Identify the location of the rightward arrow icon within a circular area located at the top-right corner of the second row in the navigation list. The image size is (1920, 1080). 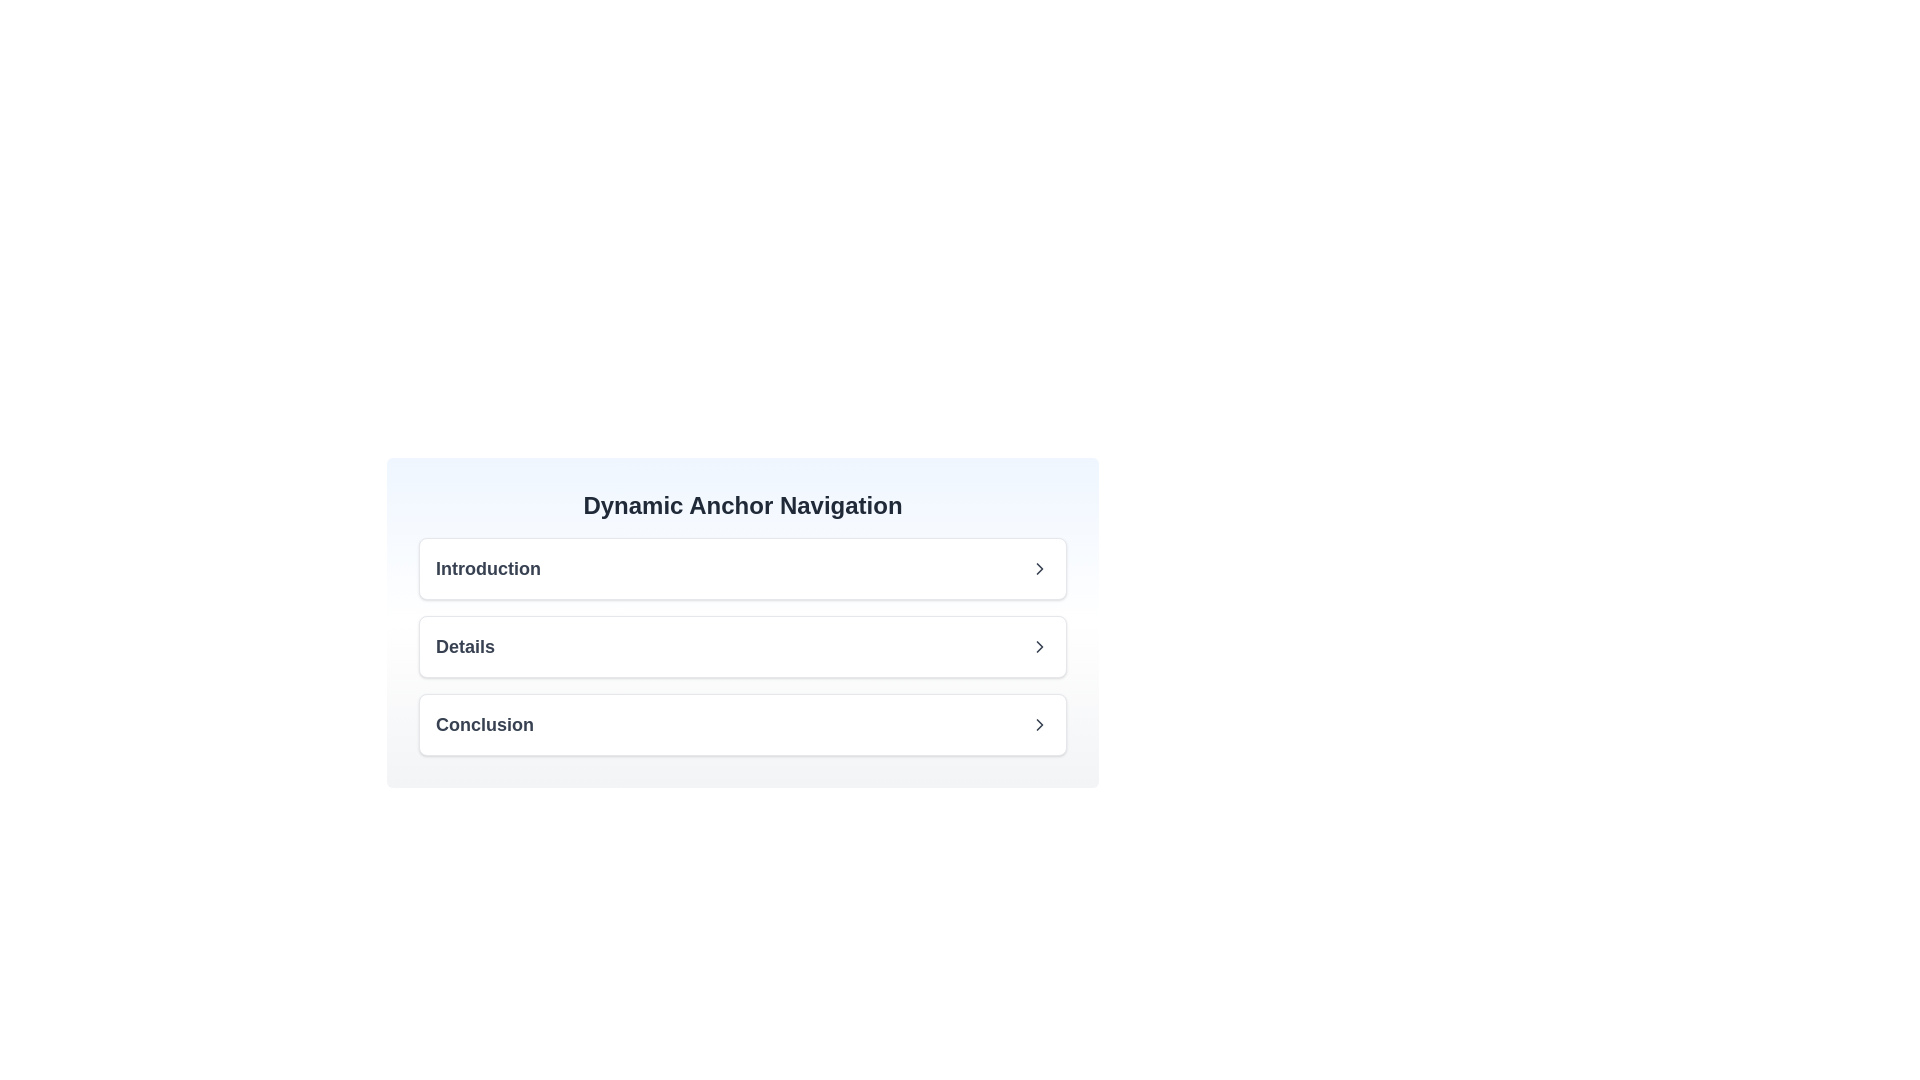
(1040, 647).